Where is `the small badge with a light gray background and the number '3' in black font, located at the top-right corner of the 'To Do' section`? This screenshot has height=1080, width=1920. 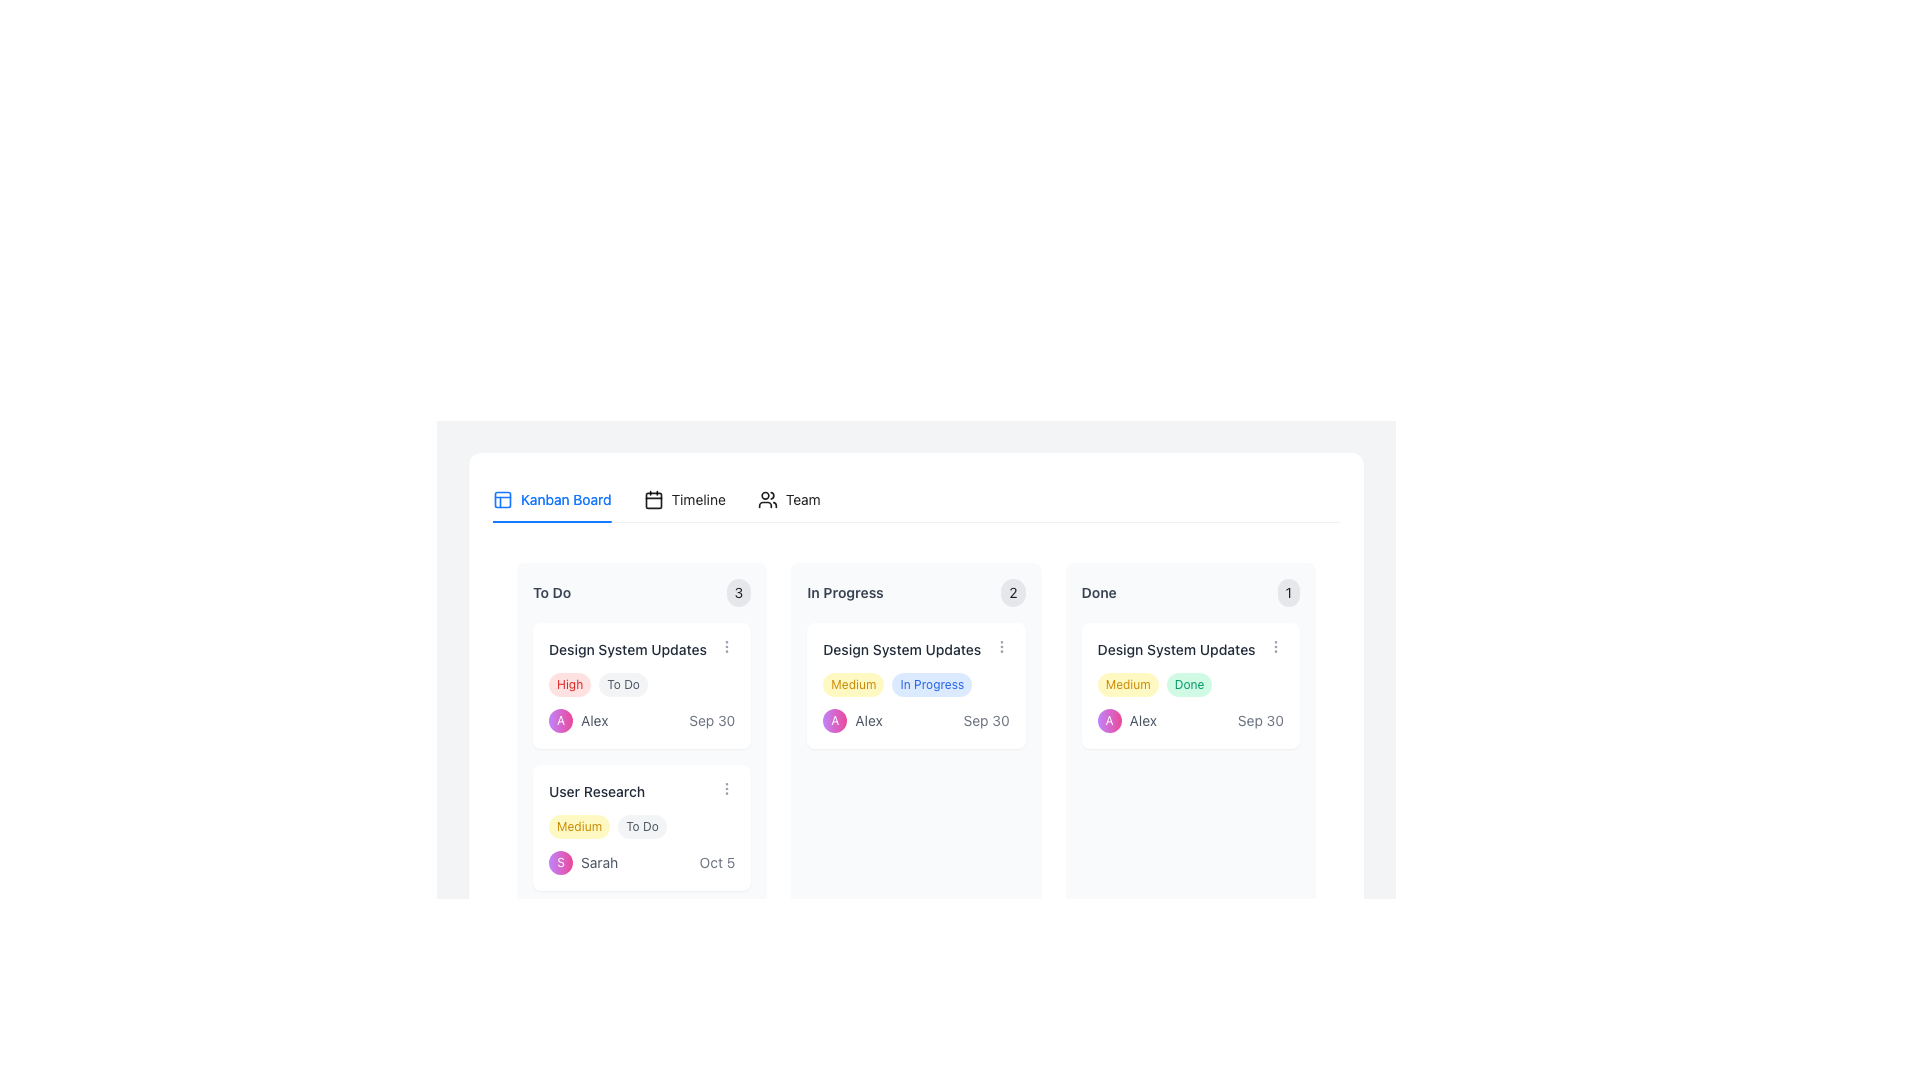
the small badge with a light gray background and the number '3' in black font, located at the top-right corner of the 'To Do' section is located at coordinates (738, 592).